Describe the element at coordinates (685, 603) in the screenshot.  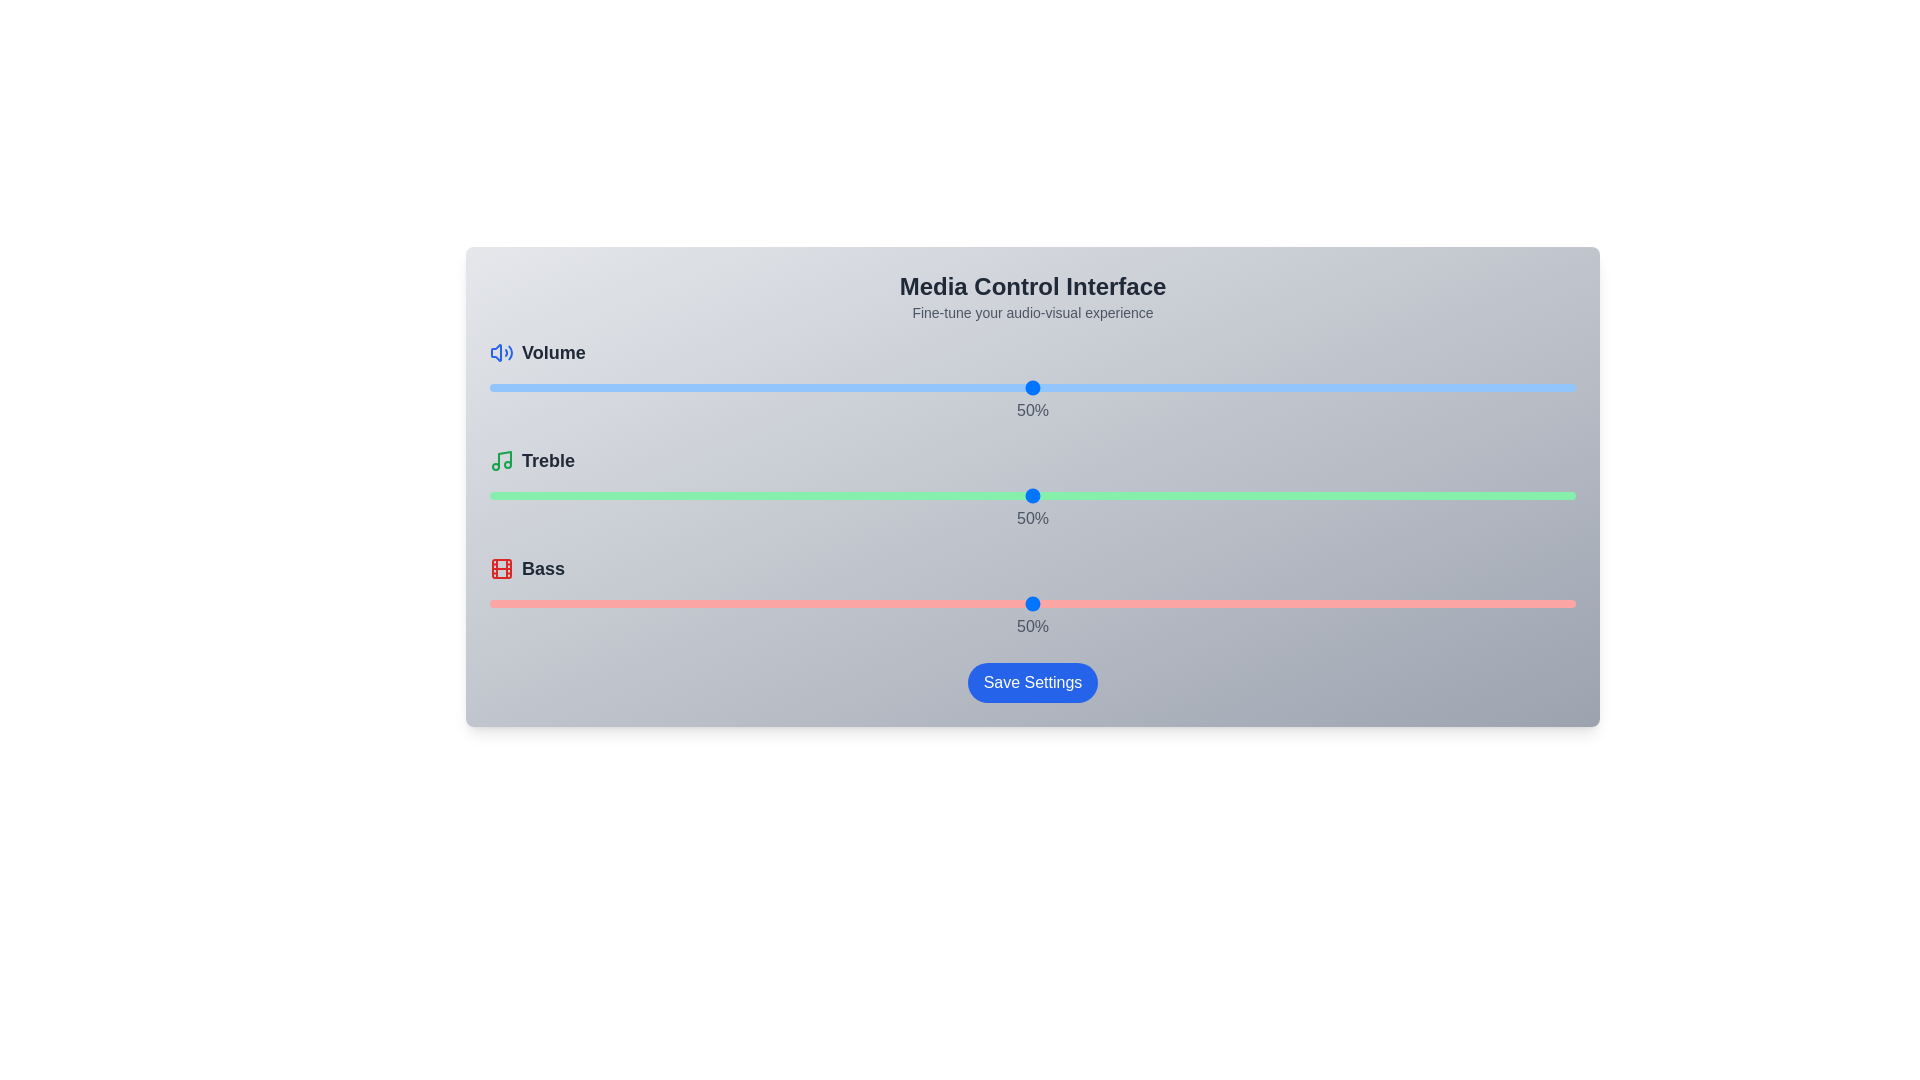
I see `the bass level` at that location.